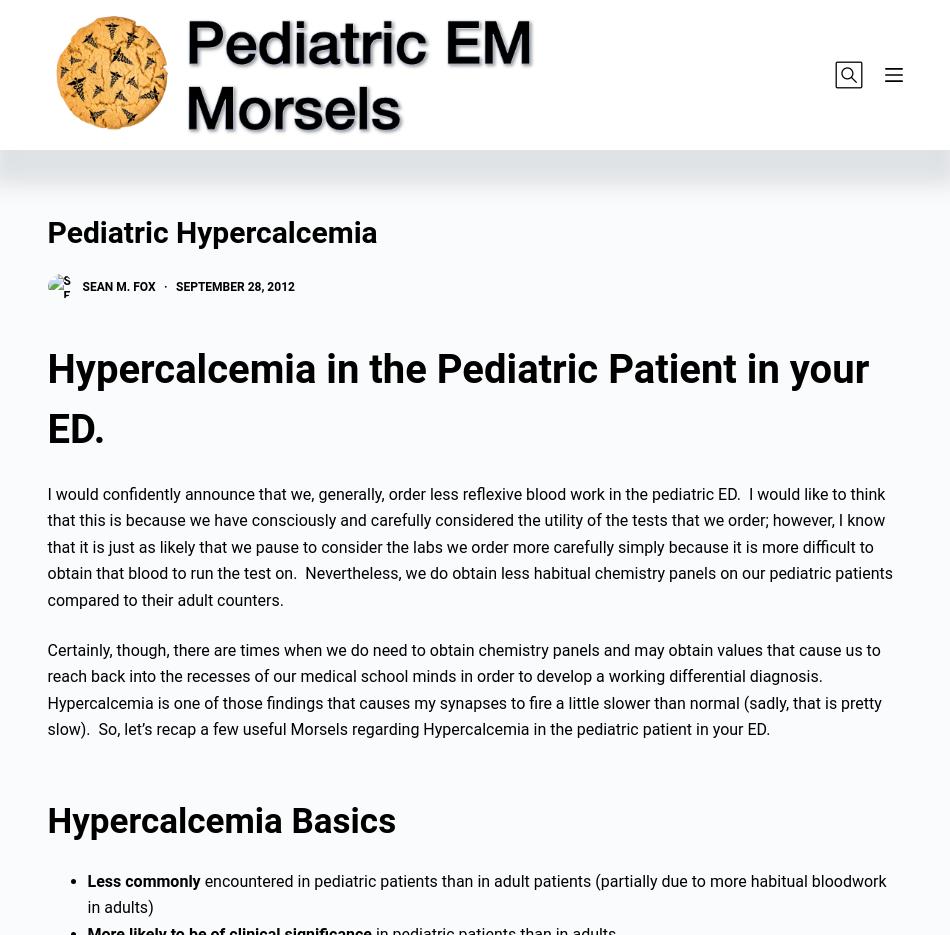 Image resolution: width=950 pixels, height=935 pixels. What do you see at coordinates (183, 142) in the screenshot?
I see `'Newest'` at bounding box center [183, 142].